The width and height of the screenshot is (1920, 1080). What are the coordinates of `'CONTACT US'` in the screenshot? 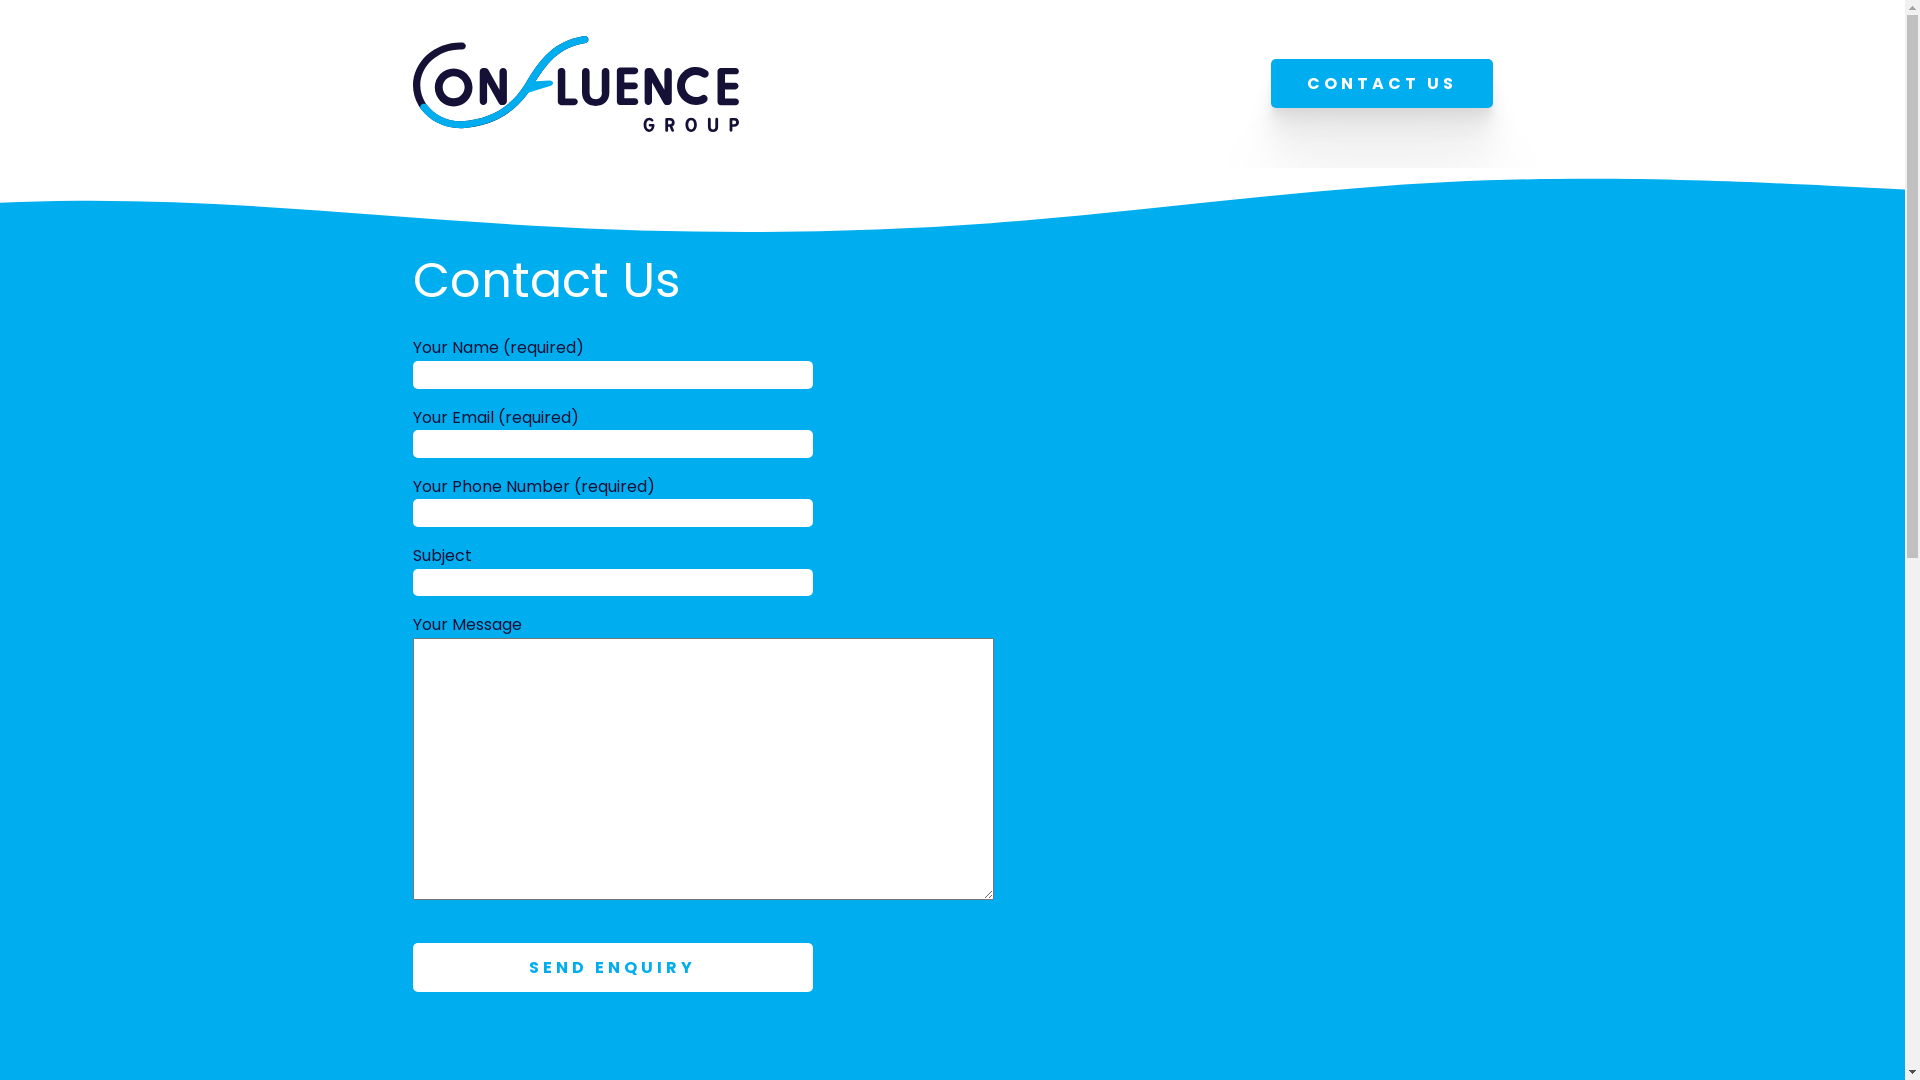 It's located at (1380, 82).